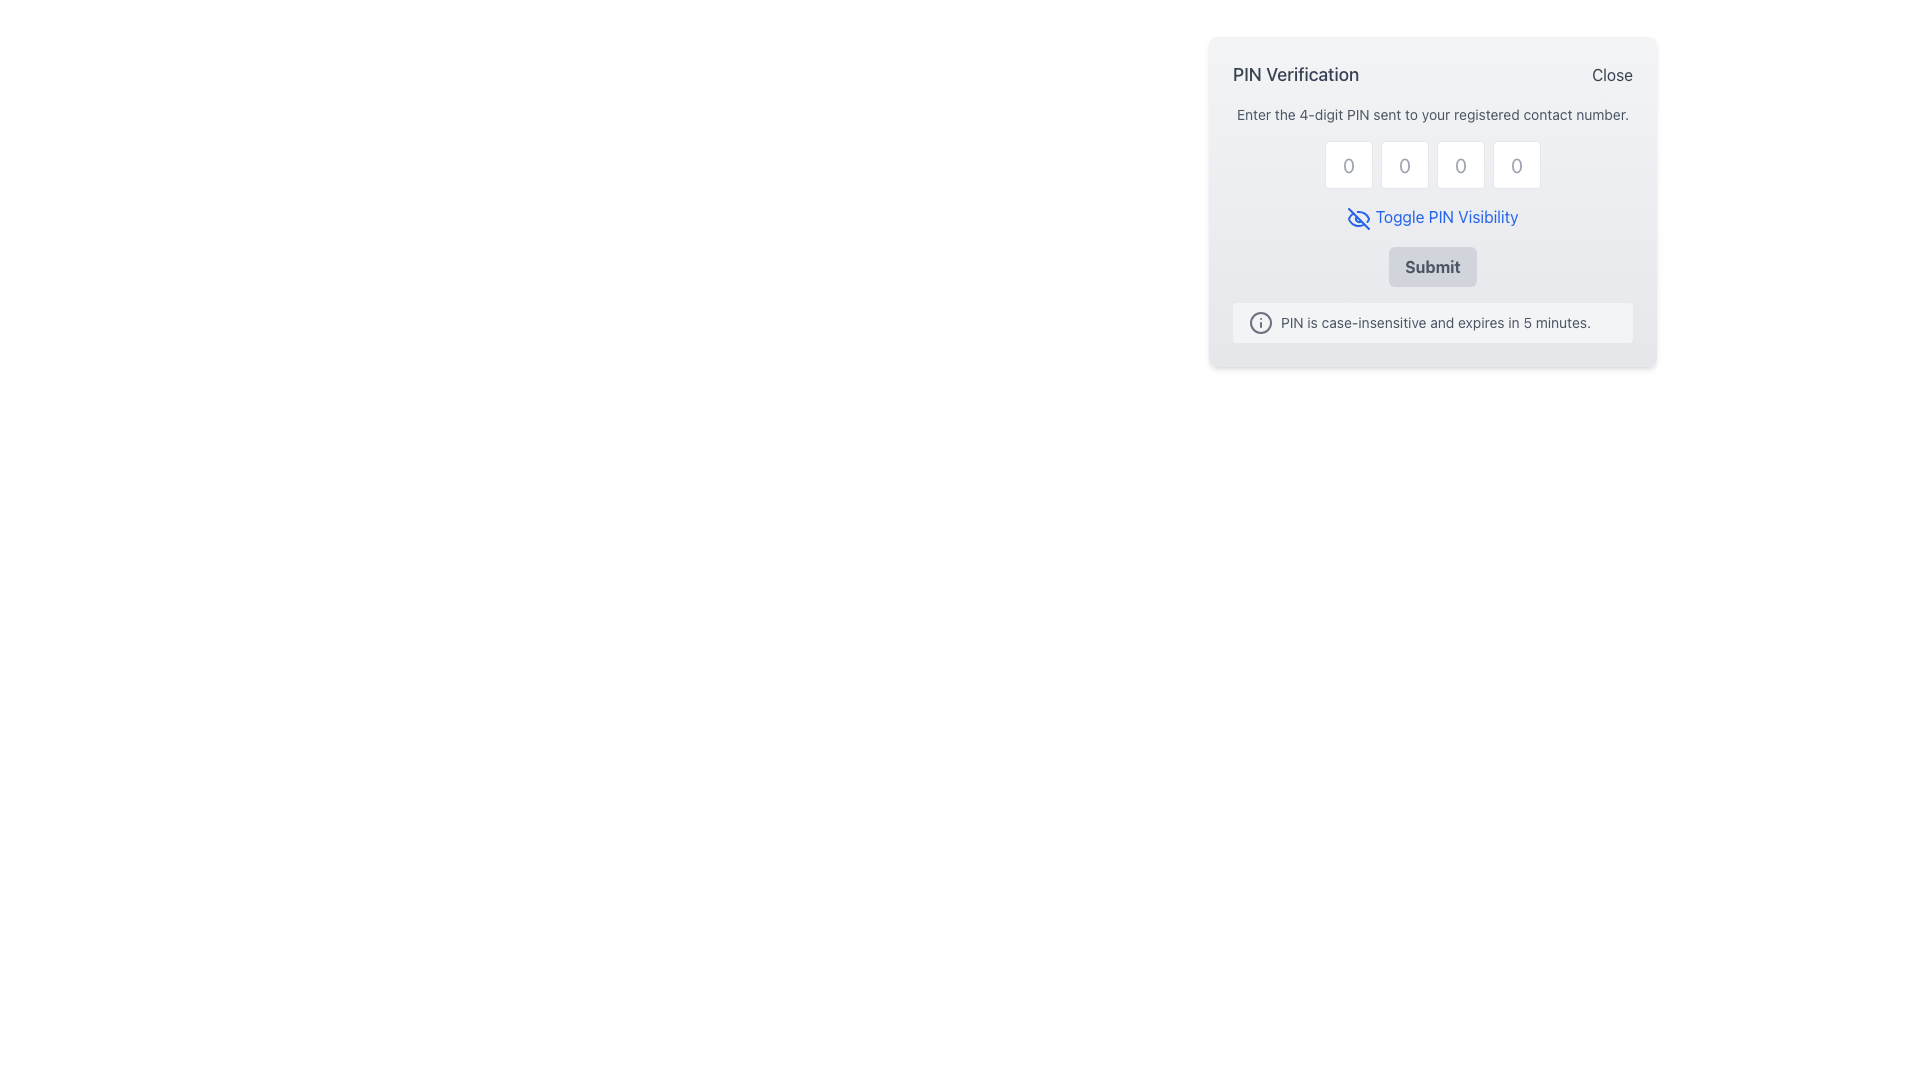  What do you see at coordinates (1260, 320) in the screenshot?
I see `the informational icon located to the left of the text in the verification modal, which indicates helpful information about the PIN` at bounding box center [1260, 320].